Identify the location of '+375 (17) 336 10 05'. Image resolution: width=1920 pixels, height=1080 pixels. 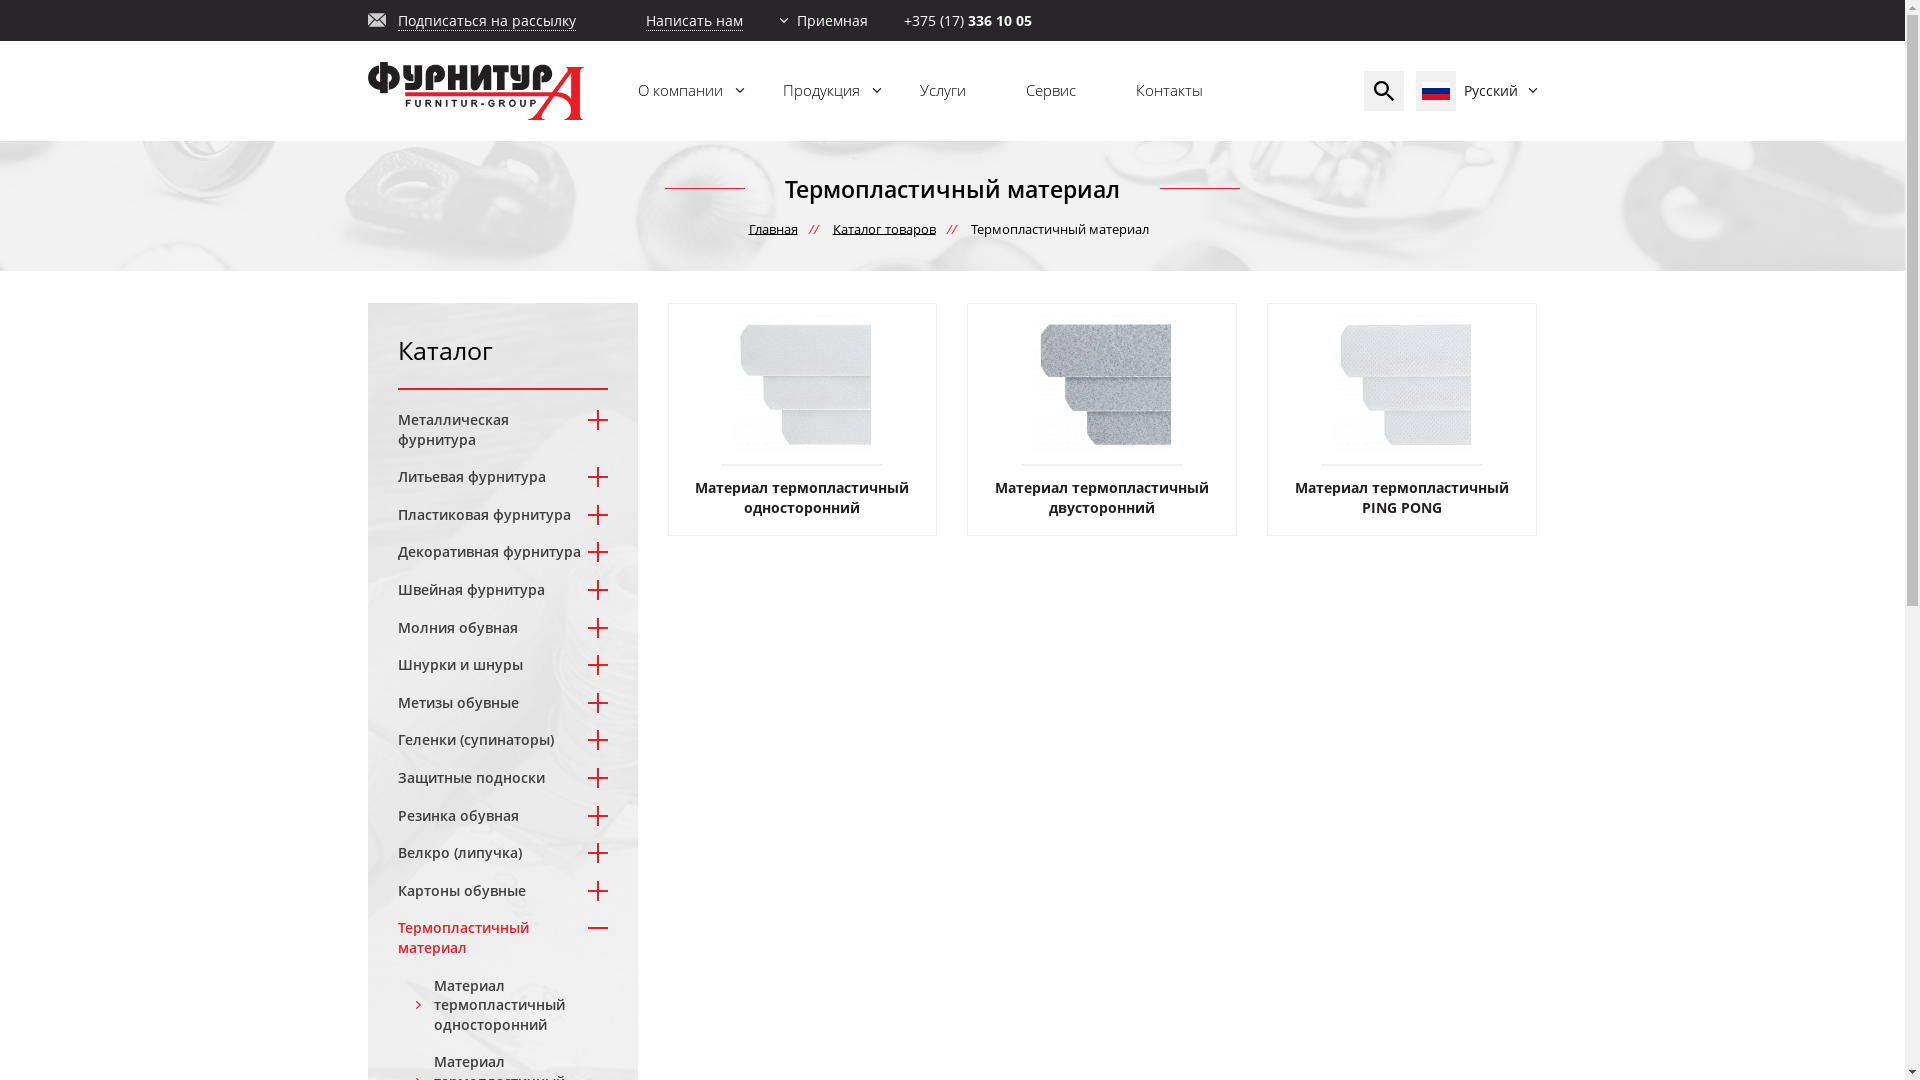
(968, 19).